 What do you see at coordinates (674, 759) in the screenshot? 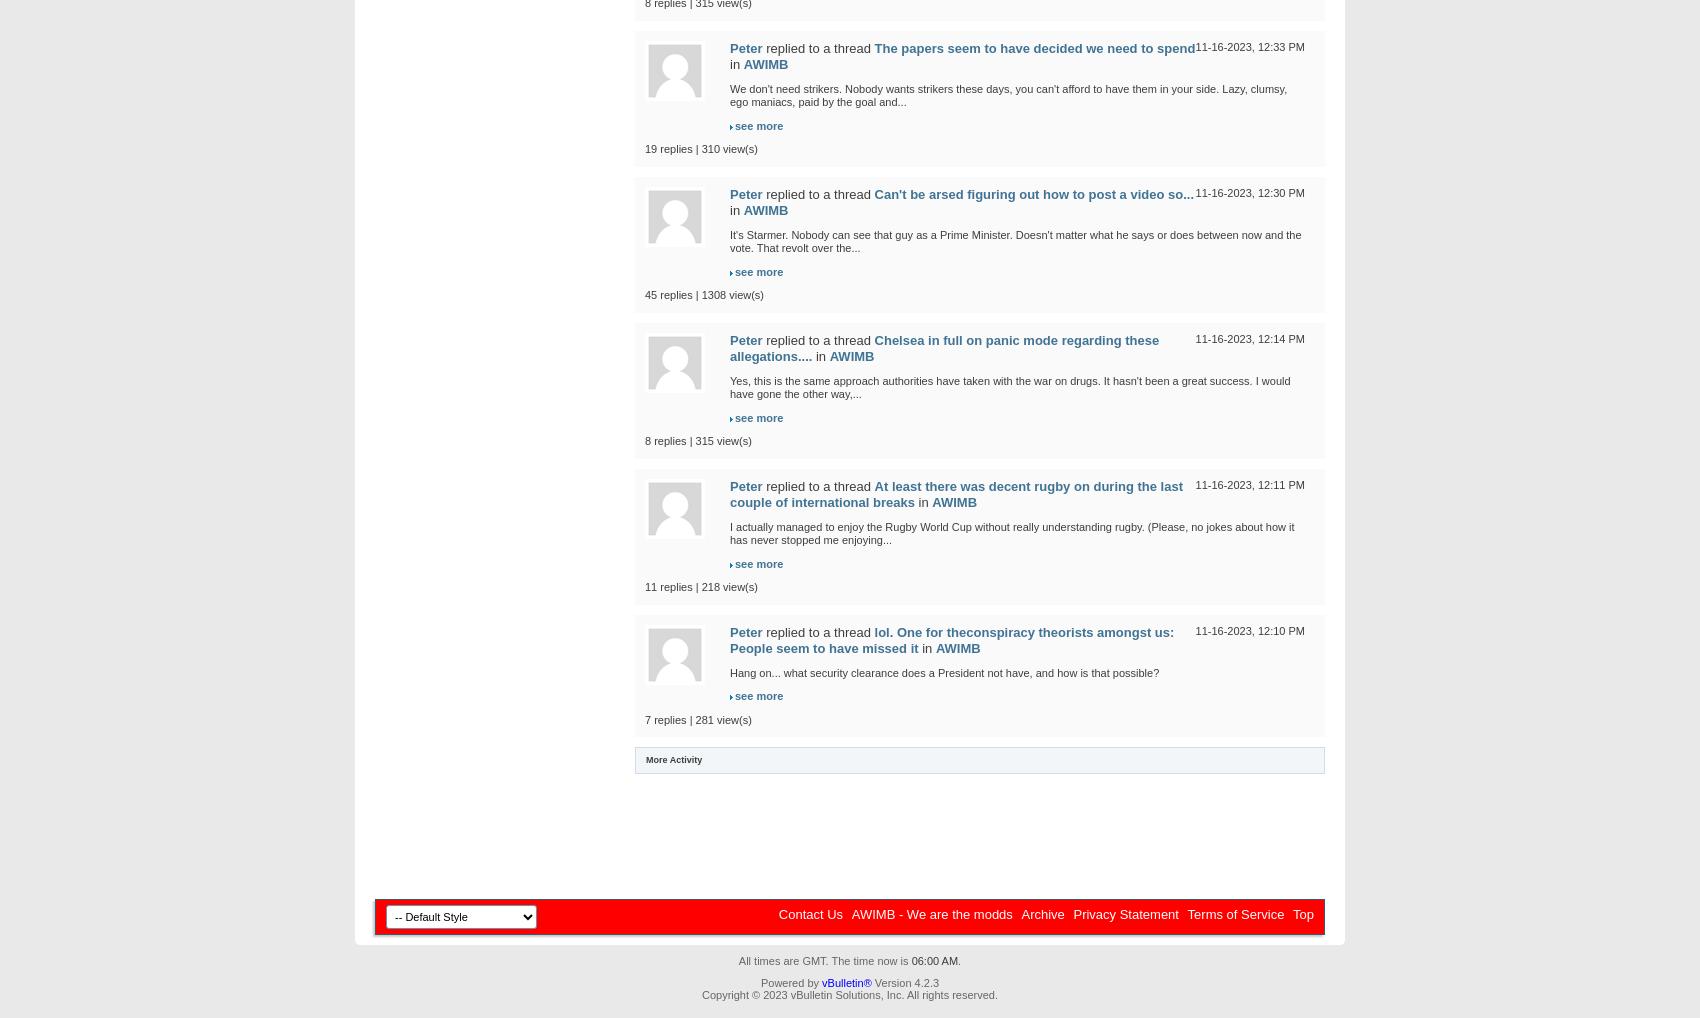
I see `'More Activity'` at bounding box center [674, 759].